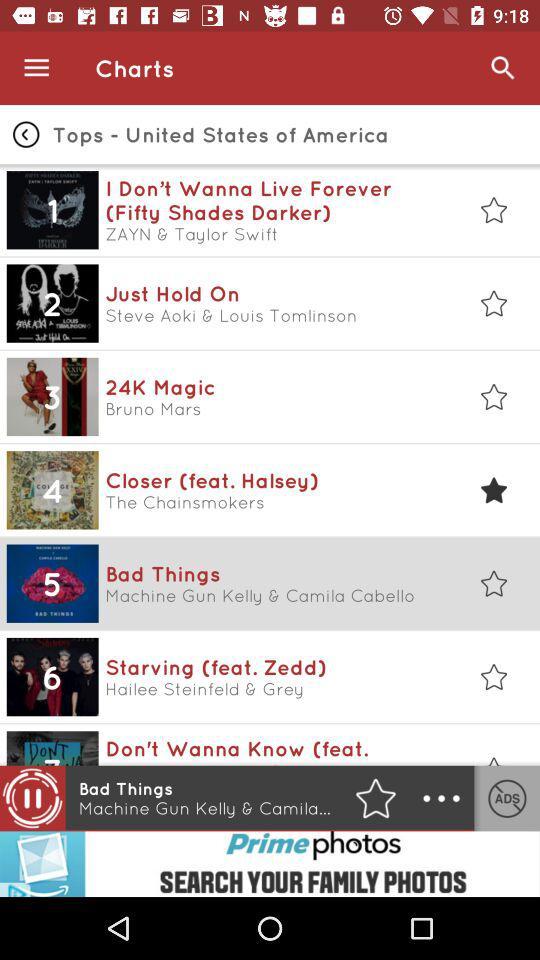  What do you see at coordinates (441, 798) in the screenshot?
I see `the more icon` at bounding box center [441, 798].